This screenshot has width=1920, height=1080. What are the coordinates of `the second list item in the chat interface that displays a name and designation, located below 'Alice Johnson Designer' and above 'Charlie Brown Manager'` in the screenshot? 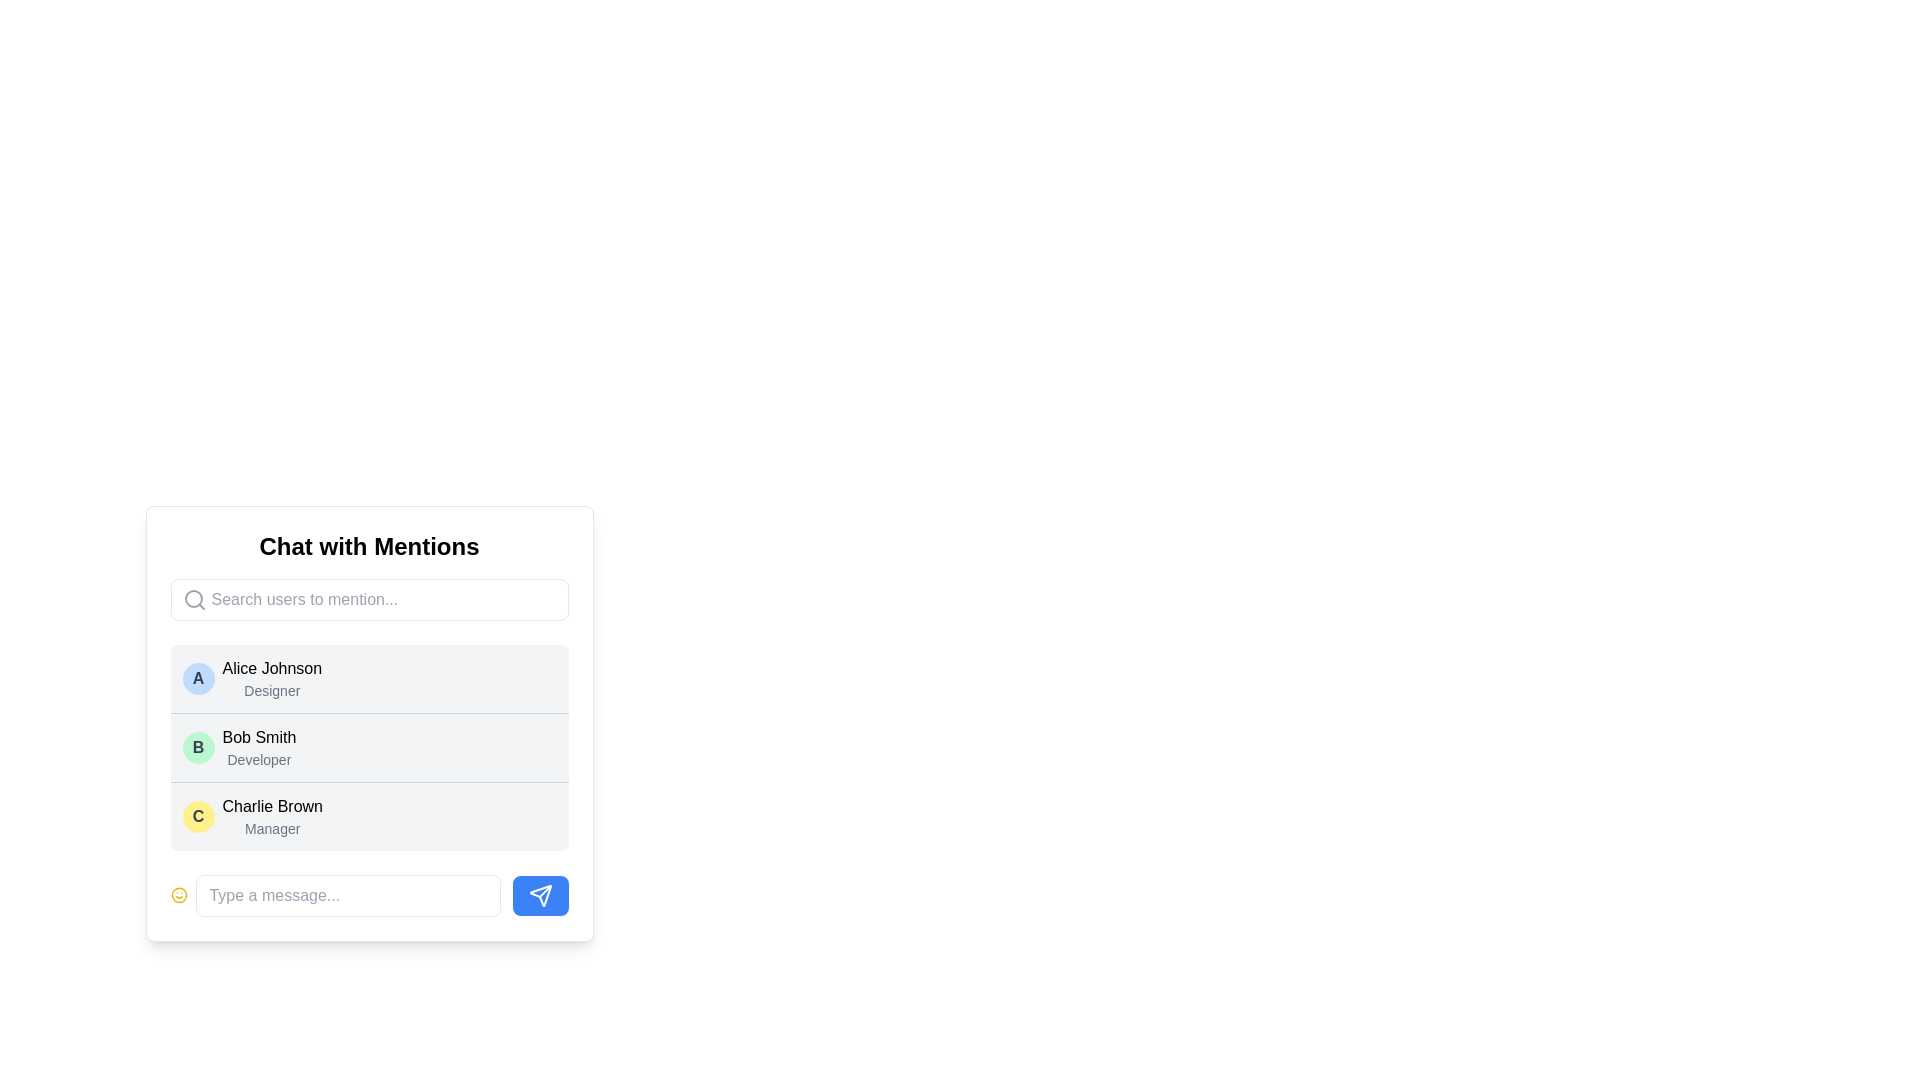 It's located at (258, 748).